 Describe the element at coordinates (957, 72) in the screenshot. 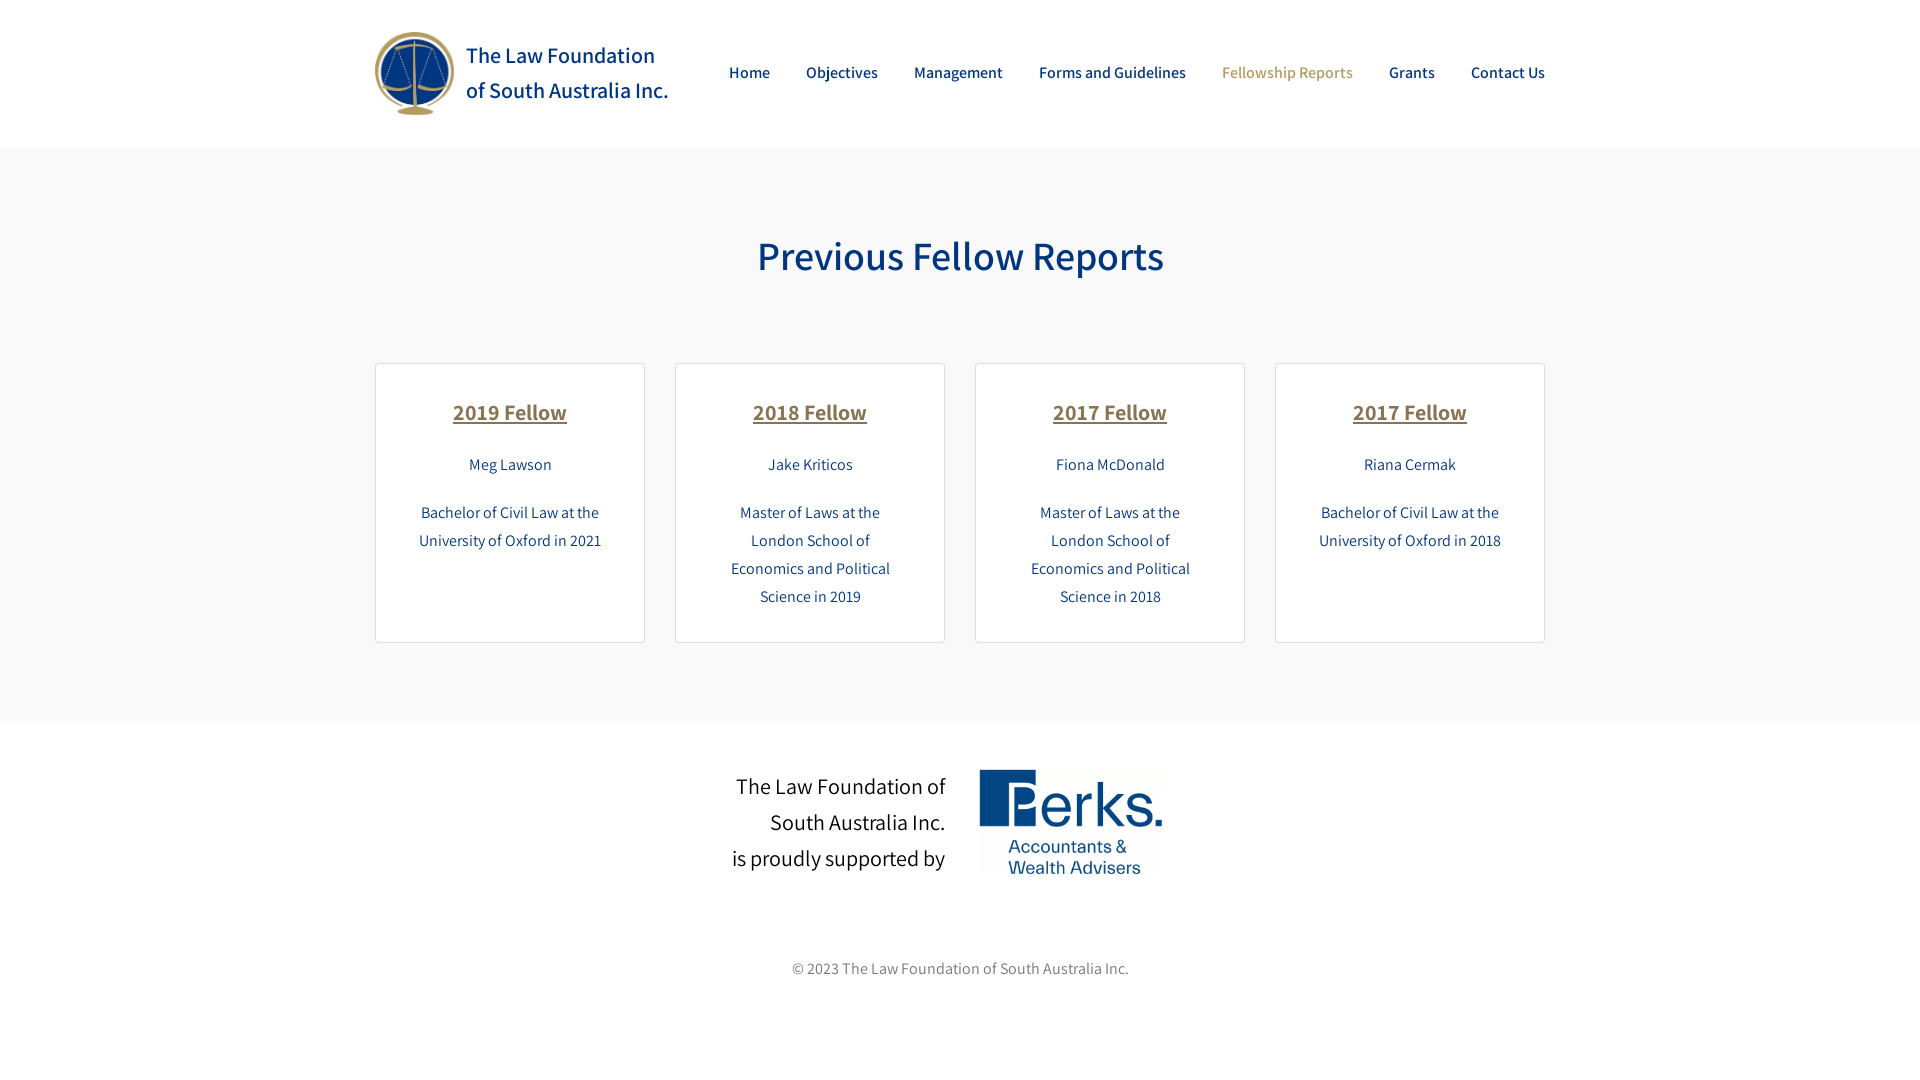

I see `'Management'` at that location.